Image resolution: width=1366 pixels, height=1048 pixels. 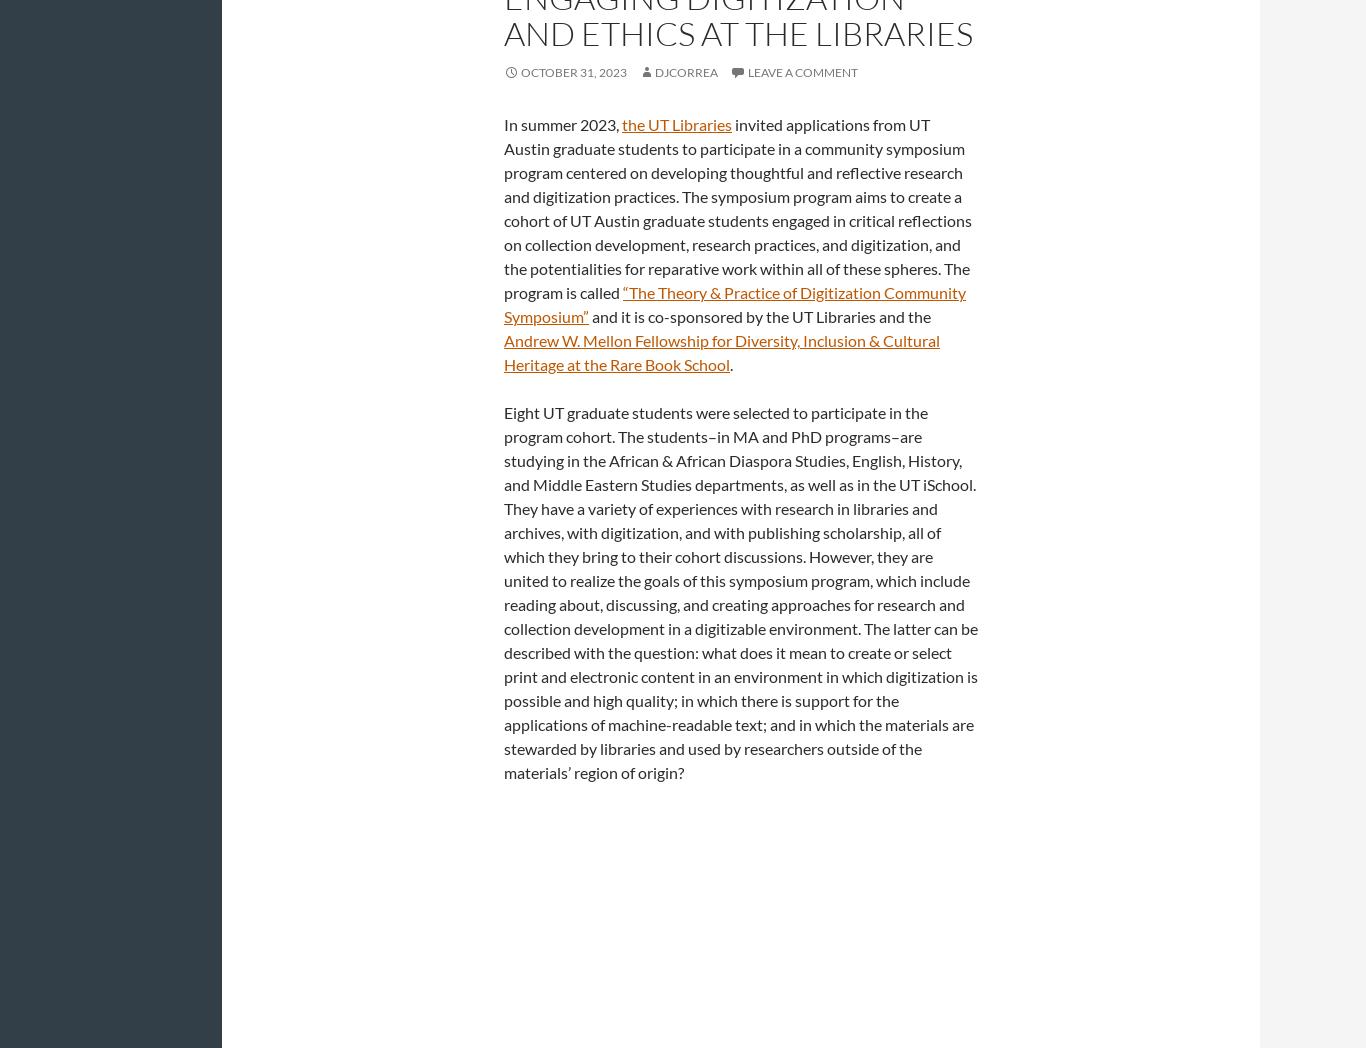 I want to click on 'Andrew W. Mellon Fellowship for Diversity, Inclusion & Cultural Heritage at the Rare Book School', so click(x=722, y=351).